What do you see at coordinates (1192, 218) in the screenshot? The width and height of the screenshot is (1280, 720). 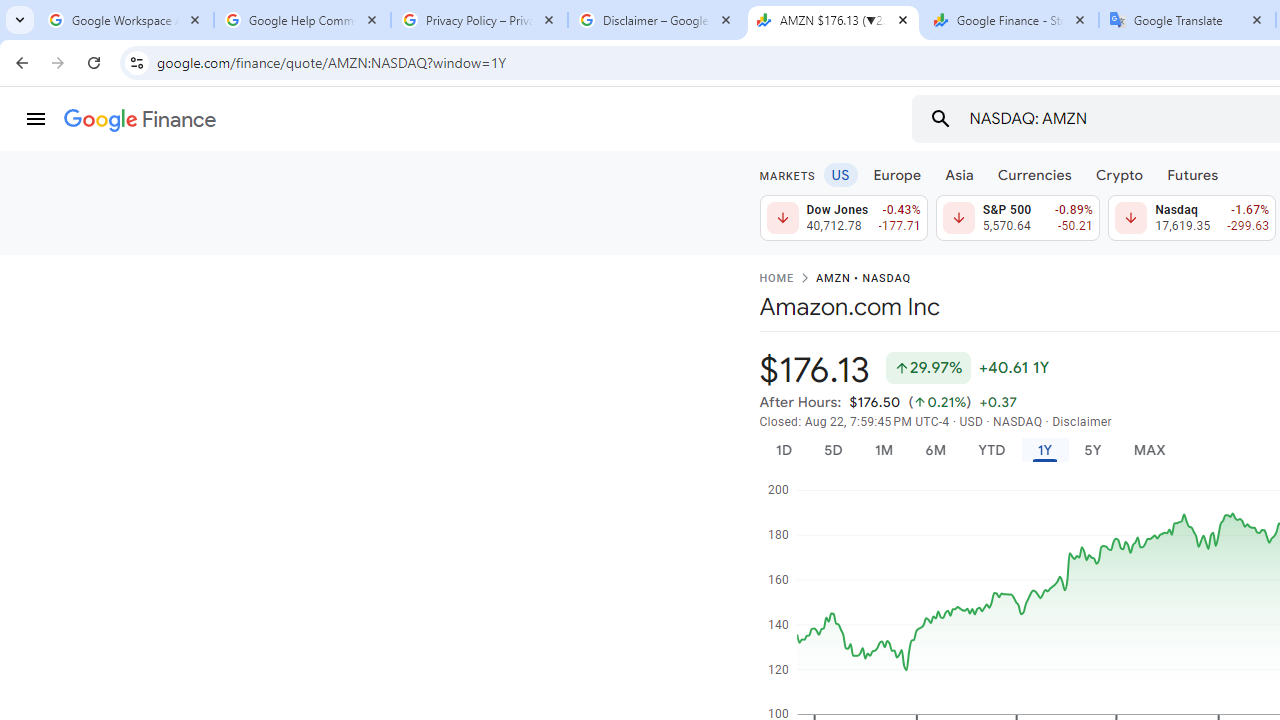 I see `'Nasdaq 17,619.35 Down by 1.67% -299.63'` at bounding box center [1192, 218].